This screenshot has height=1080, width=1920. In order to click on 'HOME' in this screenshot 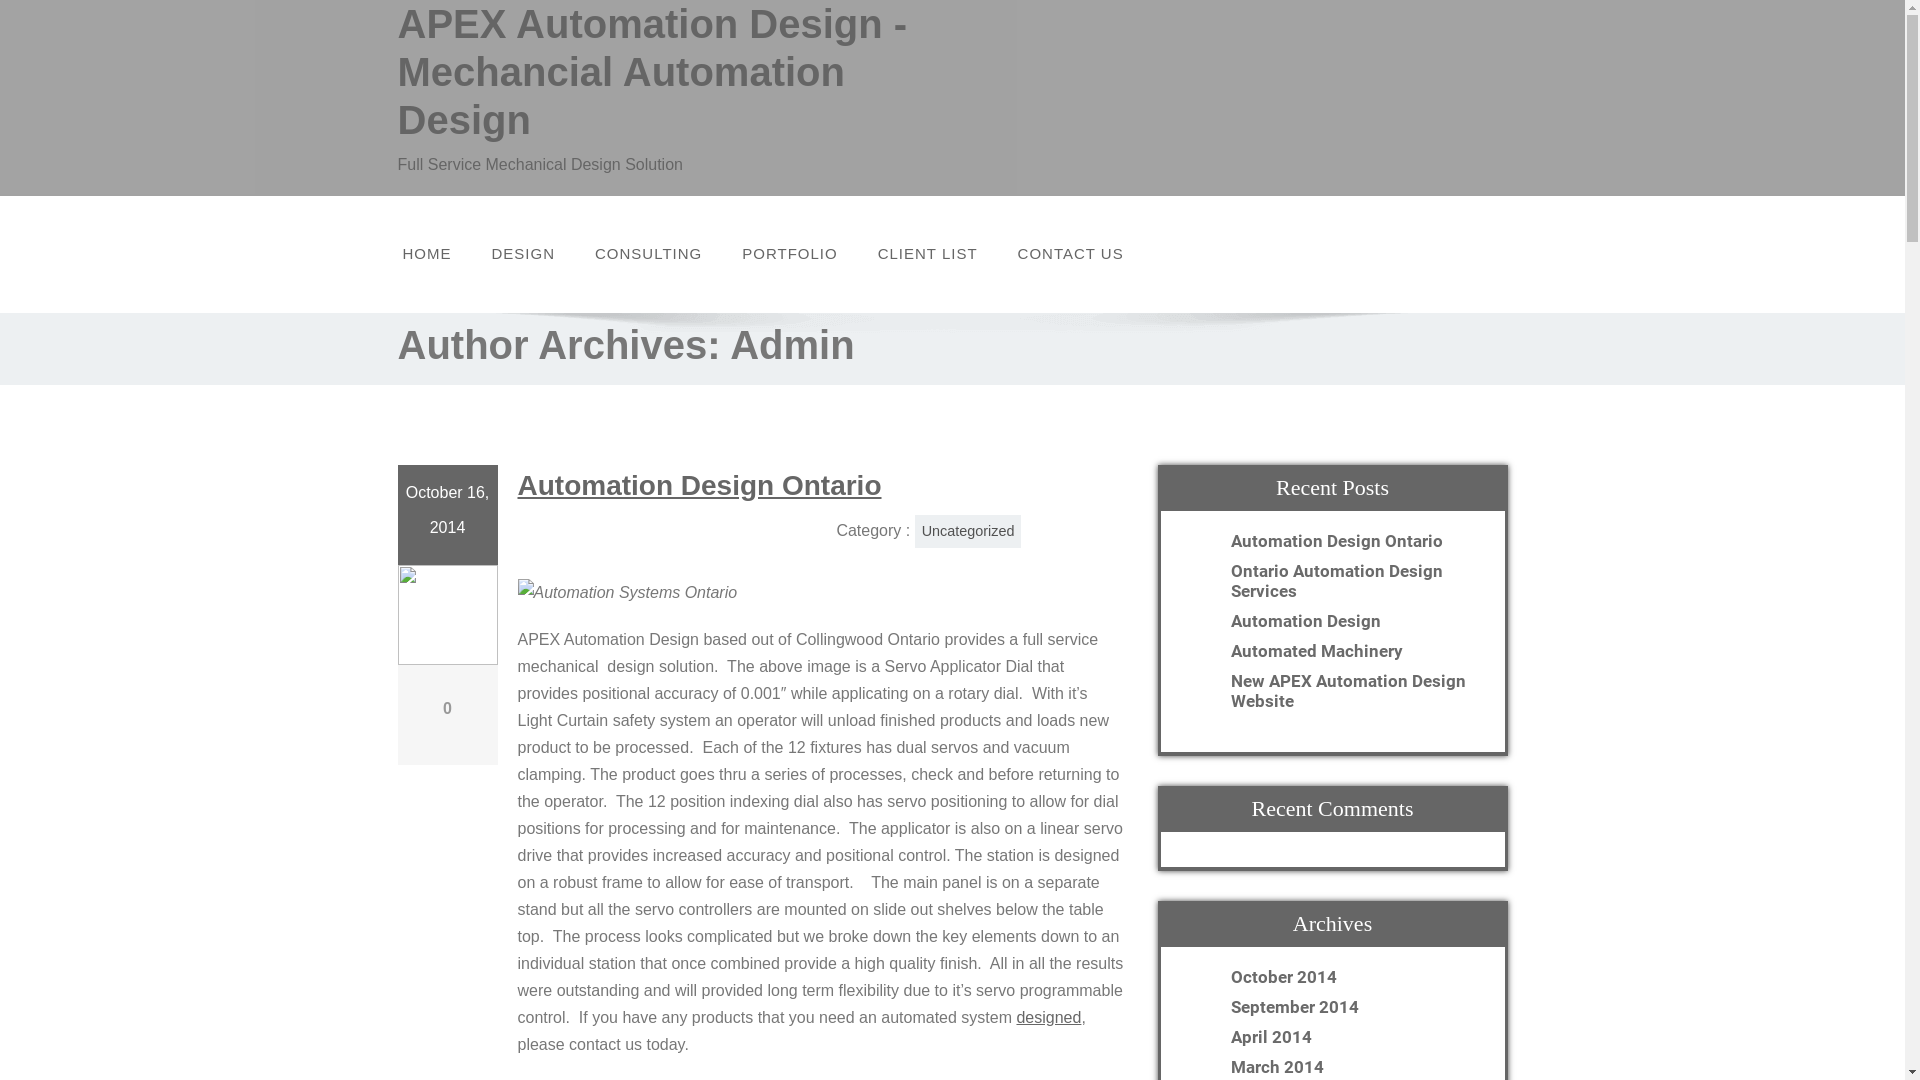, I will do `click(425, 253)`.